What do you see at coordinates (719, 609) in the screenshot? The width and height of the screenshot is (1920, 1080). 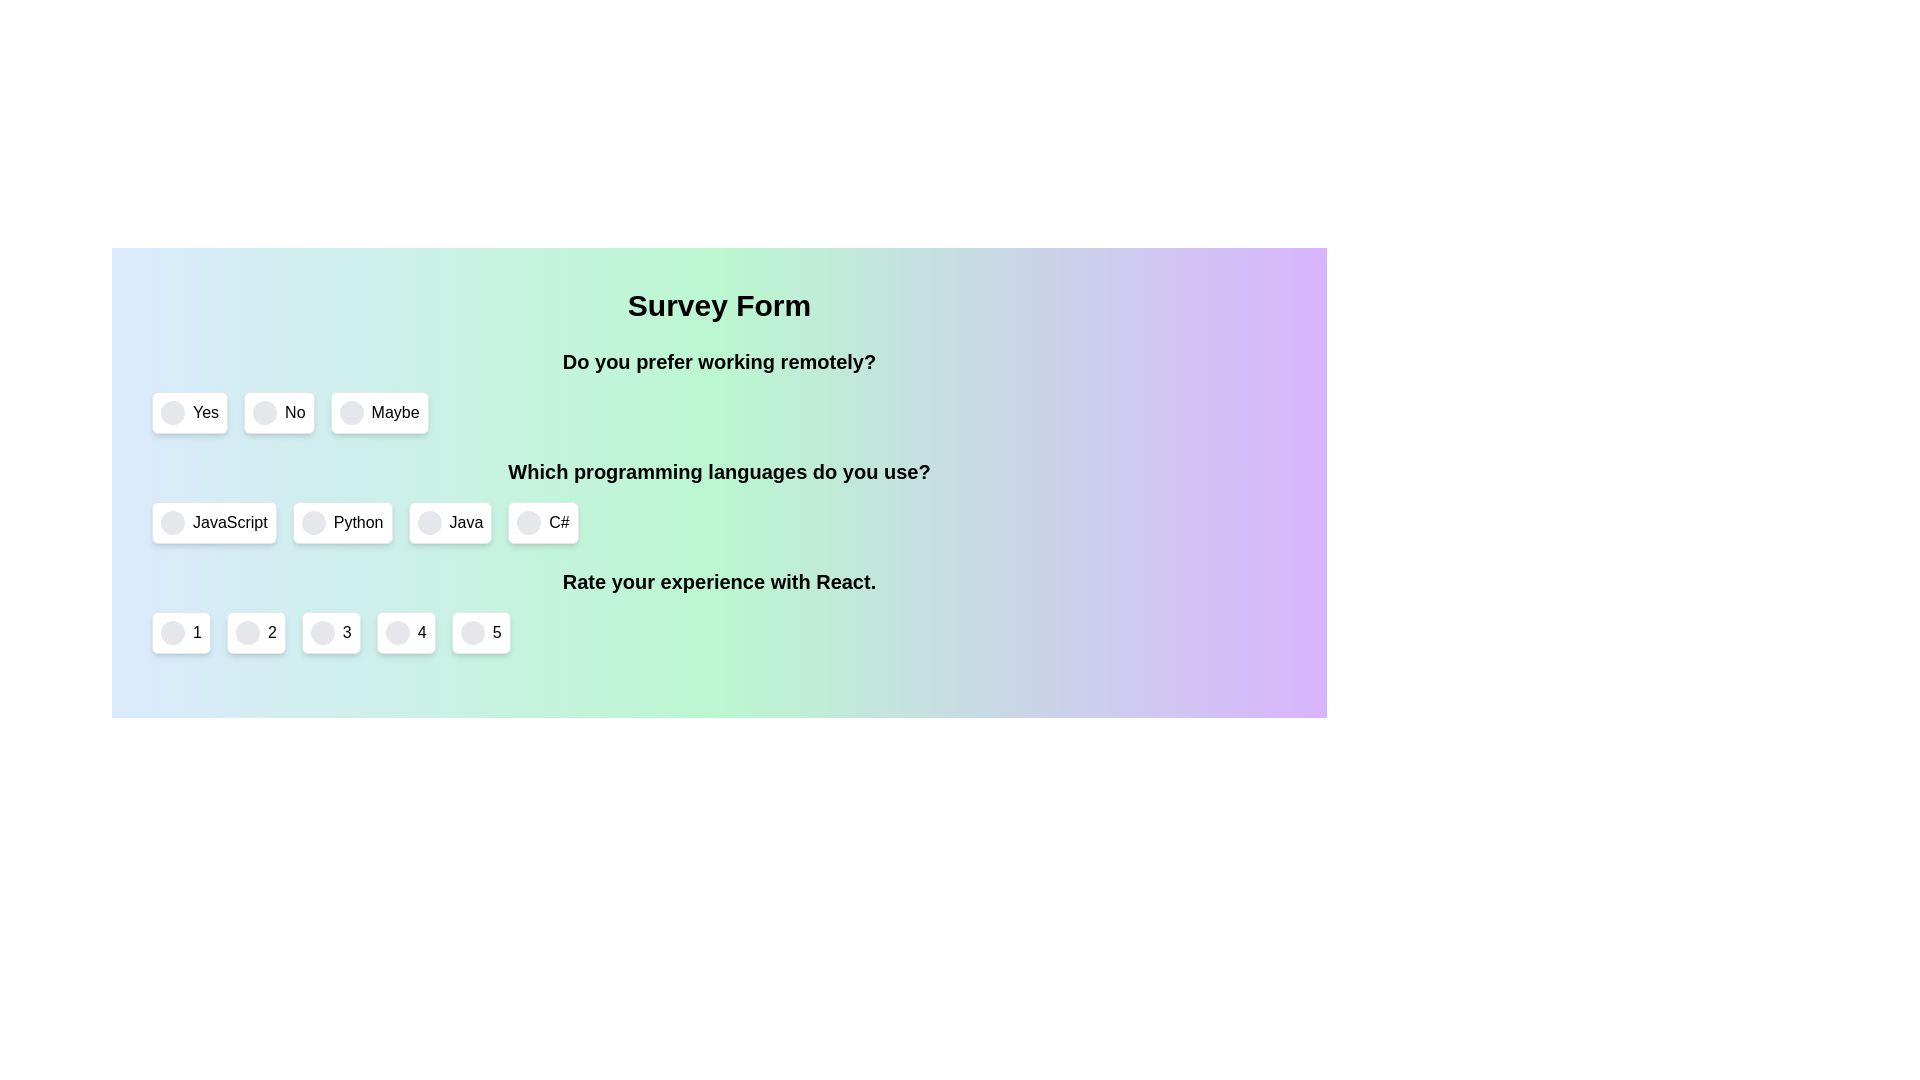 I see `to select a rating option from the Rating Widget, which consists of numeric choices (1` at bounding box center [719, 609].